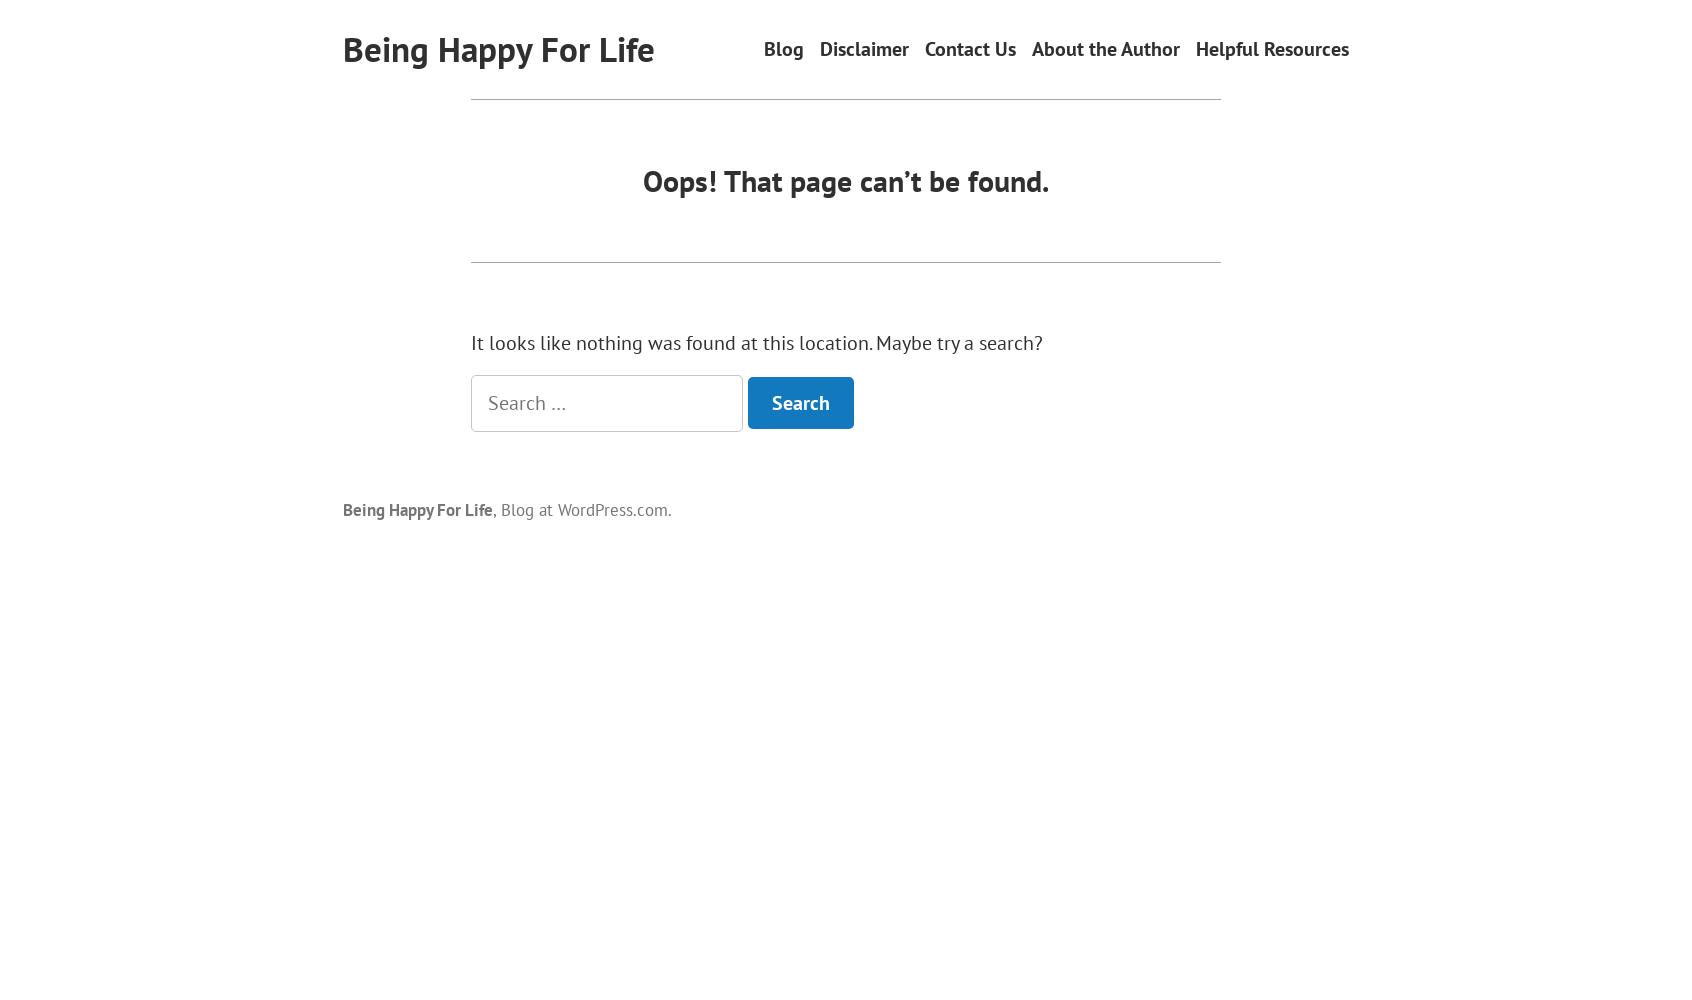  What do you see at coordinates (863, 49) in the screenshot?
I see `'Disclaimer'` at bounding box center [863, 49].